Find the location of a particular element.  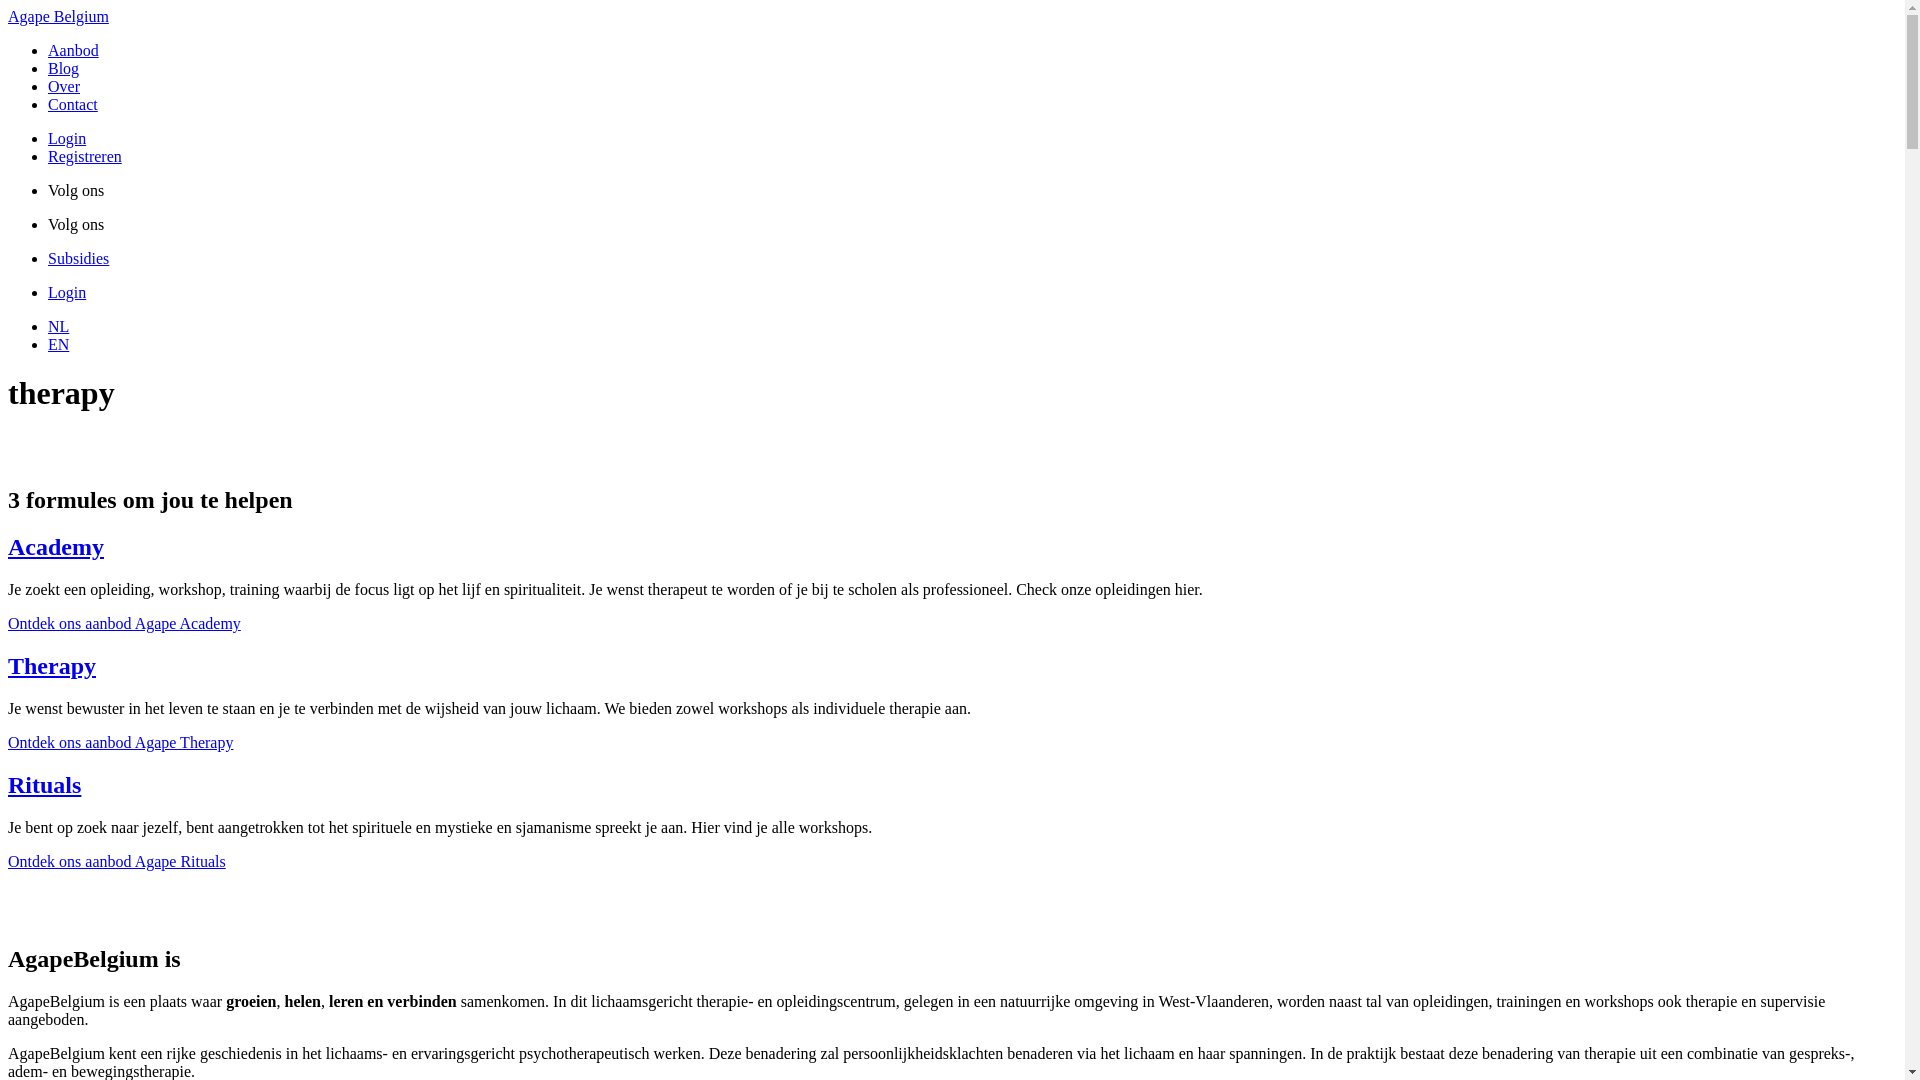

'Blog' is located at coordinates (48, 67).